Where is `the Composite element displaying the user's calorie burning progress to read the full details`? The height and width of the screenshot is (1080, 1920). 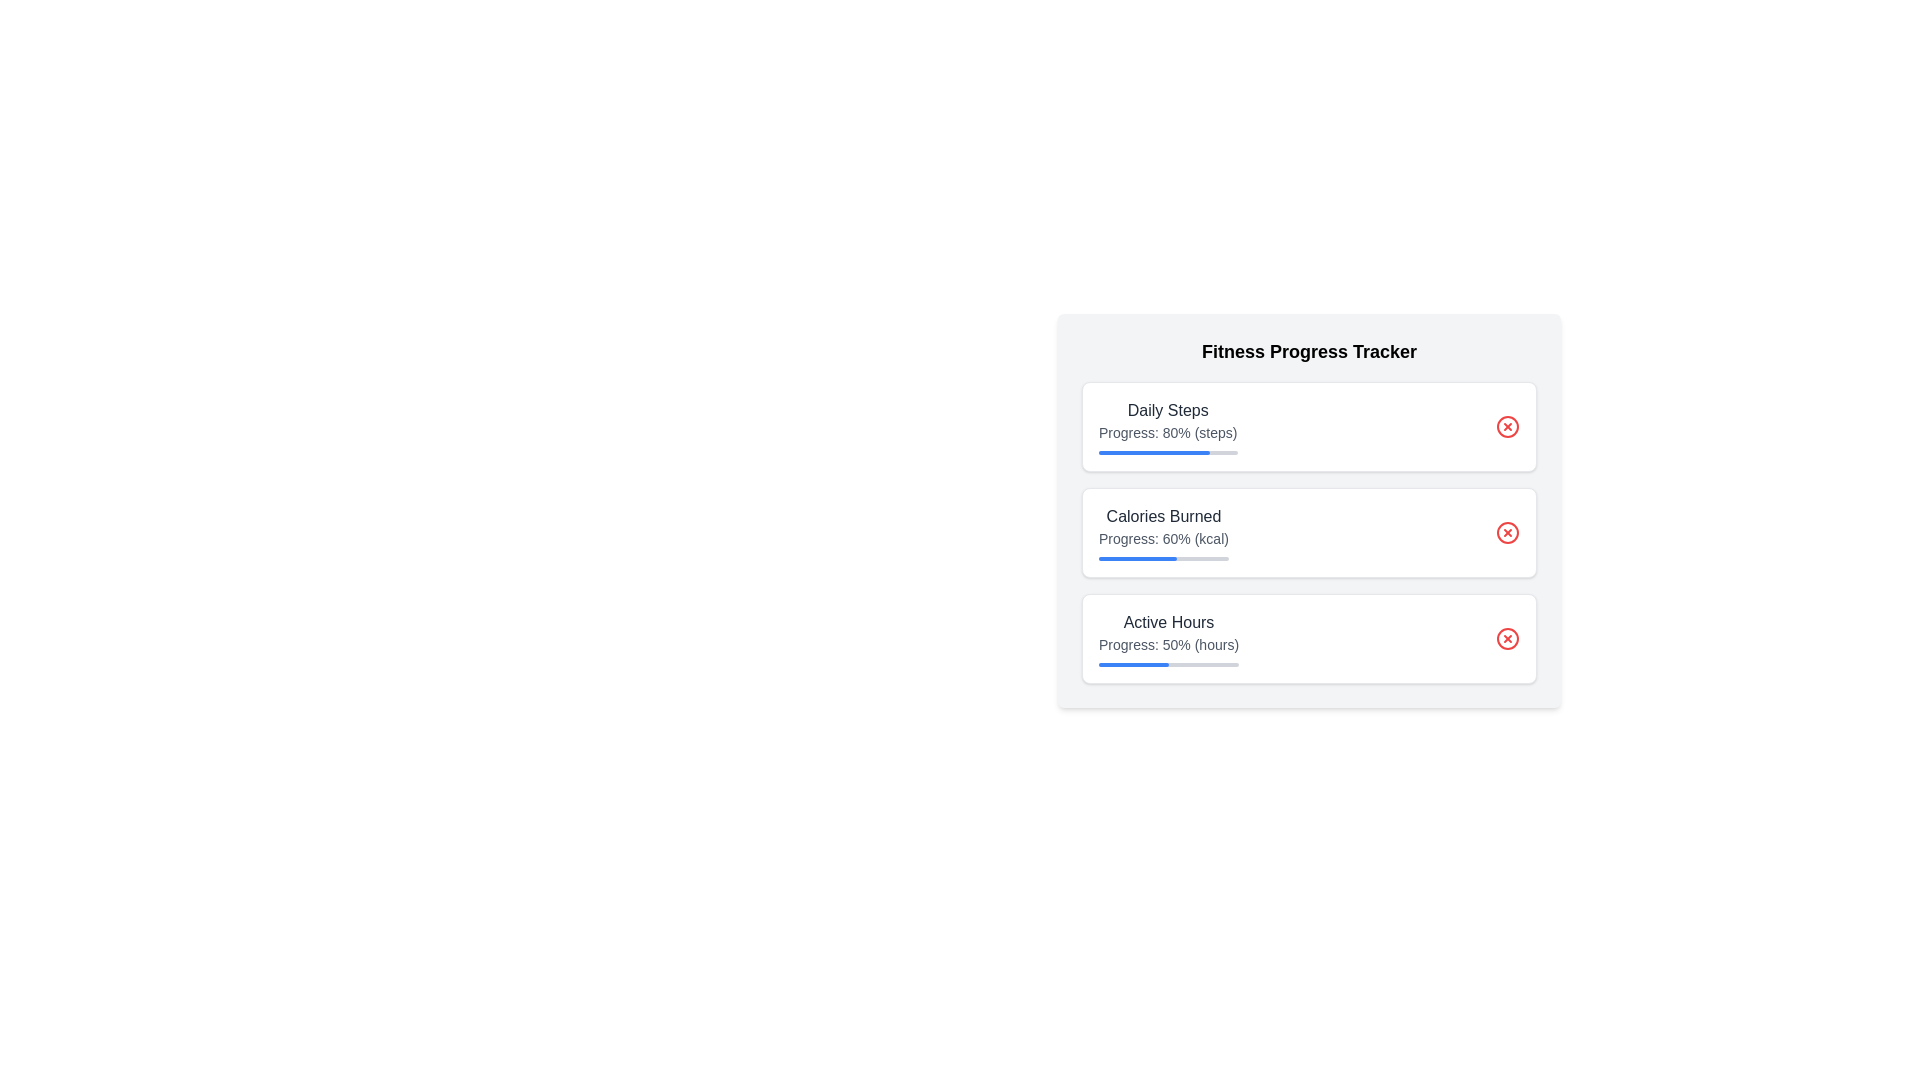
the Composite element displaying the user's calorie burning progress to read the full details is located at coordinates (1163, 531).